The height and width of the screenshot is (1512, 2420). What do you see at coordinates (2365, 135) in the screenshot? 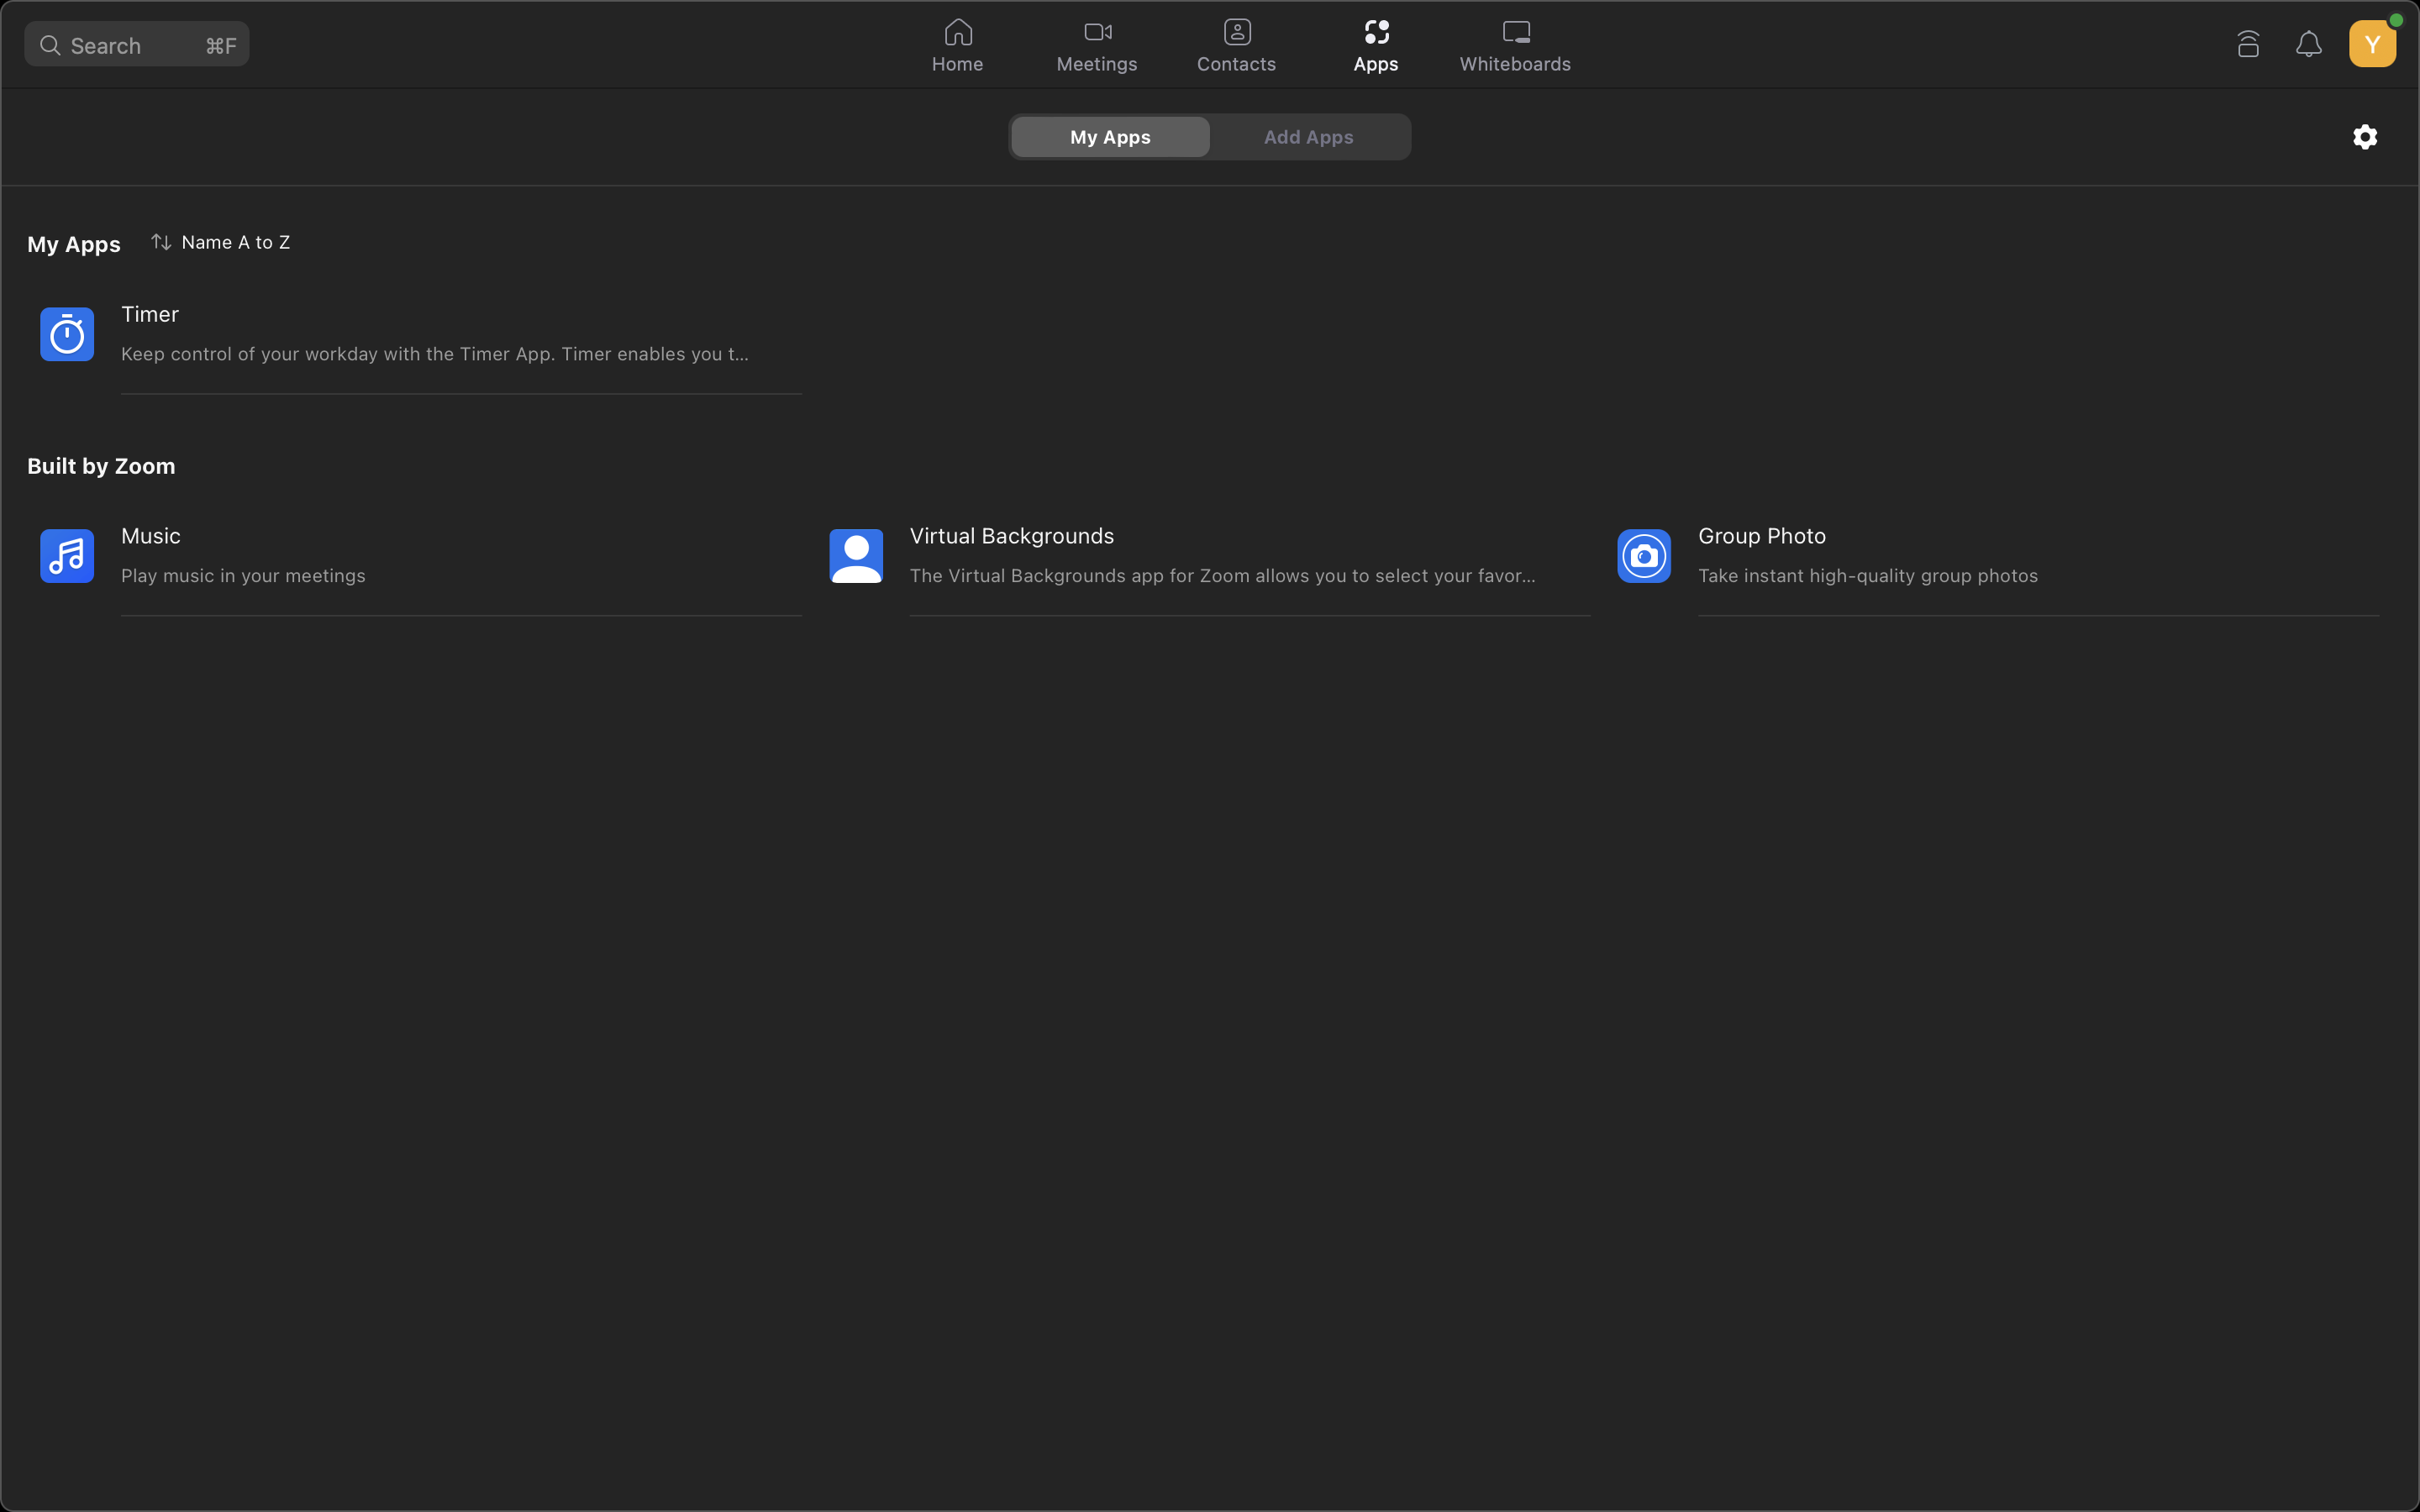
I see `Zoom settings` at bounding box center [2365, 135].